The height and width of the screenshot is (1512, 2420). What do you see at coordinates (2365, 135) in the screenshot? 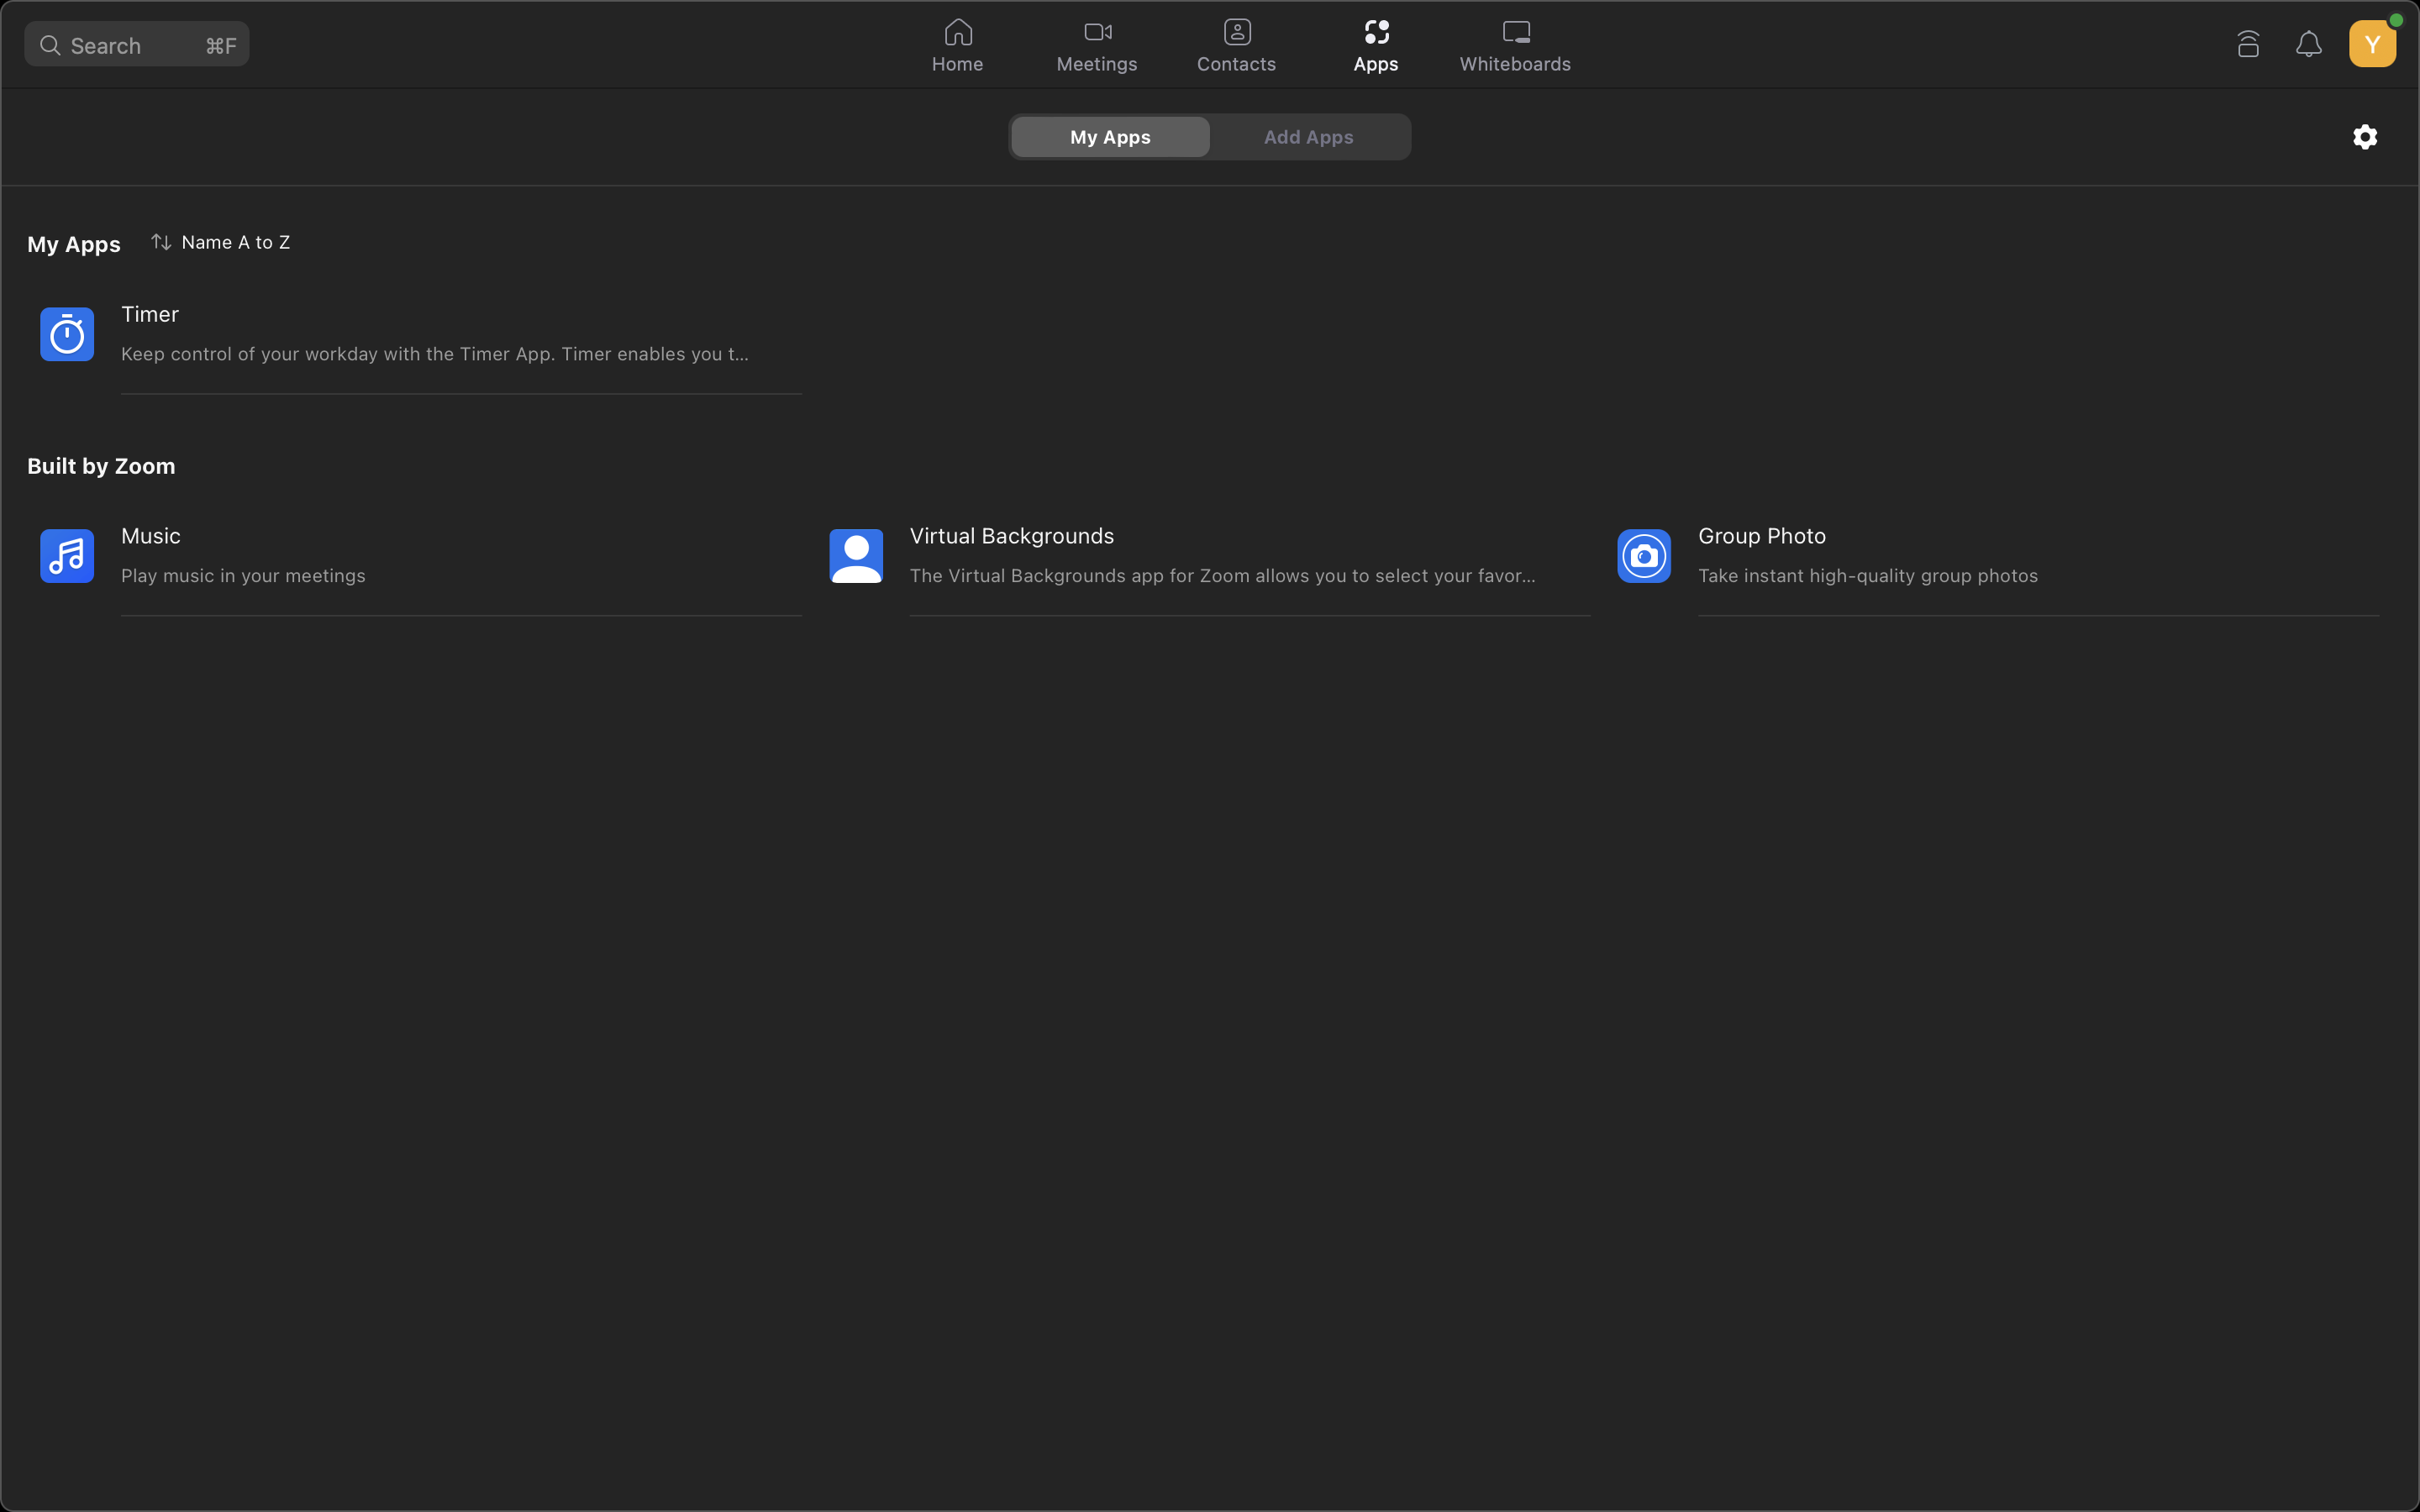
I see `Zoom settings` at bounding box center [2365, 135].